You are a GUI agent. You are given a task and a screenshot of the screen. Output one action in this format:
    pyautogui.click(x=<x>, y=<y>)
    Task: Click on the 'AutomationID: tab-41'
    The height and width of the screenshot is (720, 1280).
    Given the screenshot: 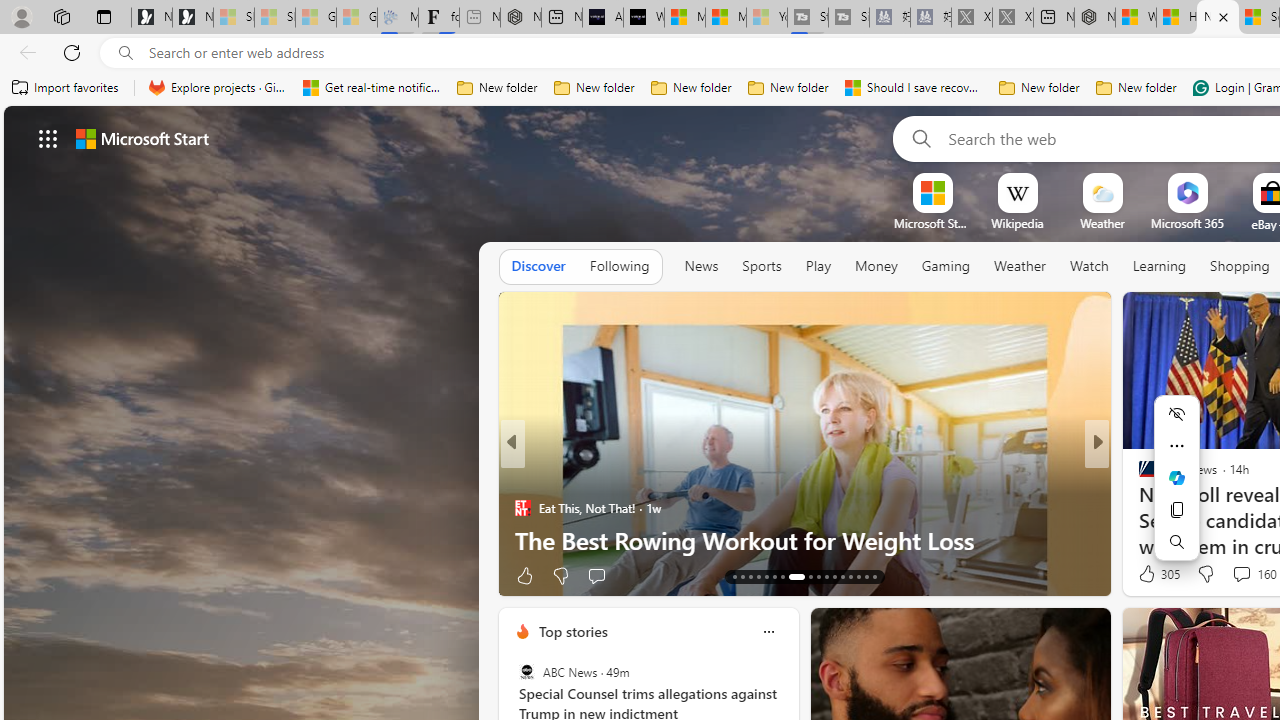 What is the action you would take?
    pyautogui.click(x=858, y=577)
    